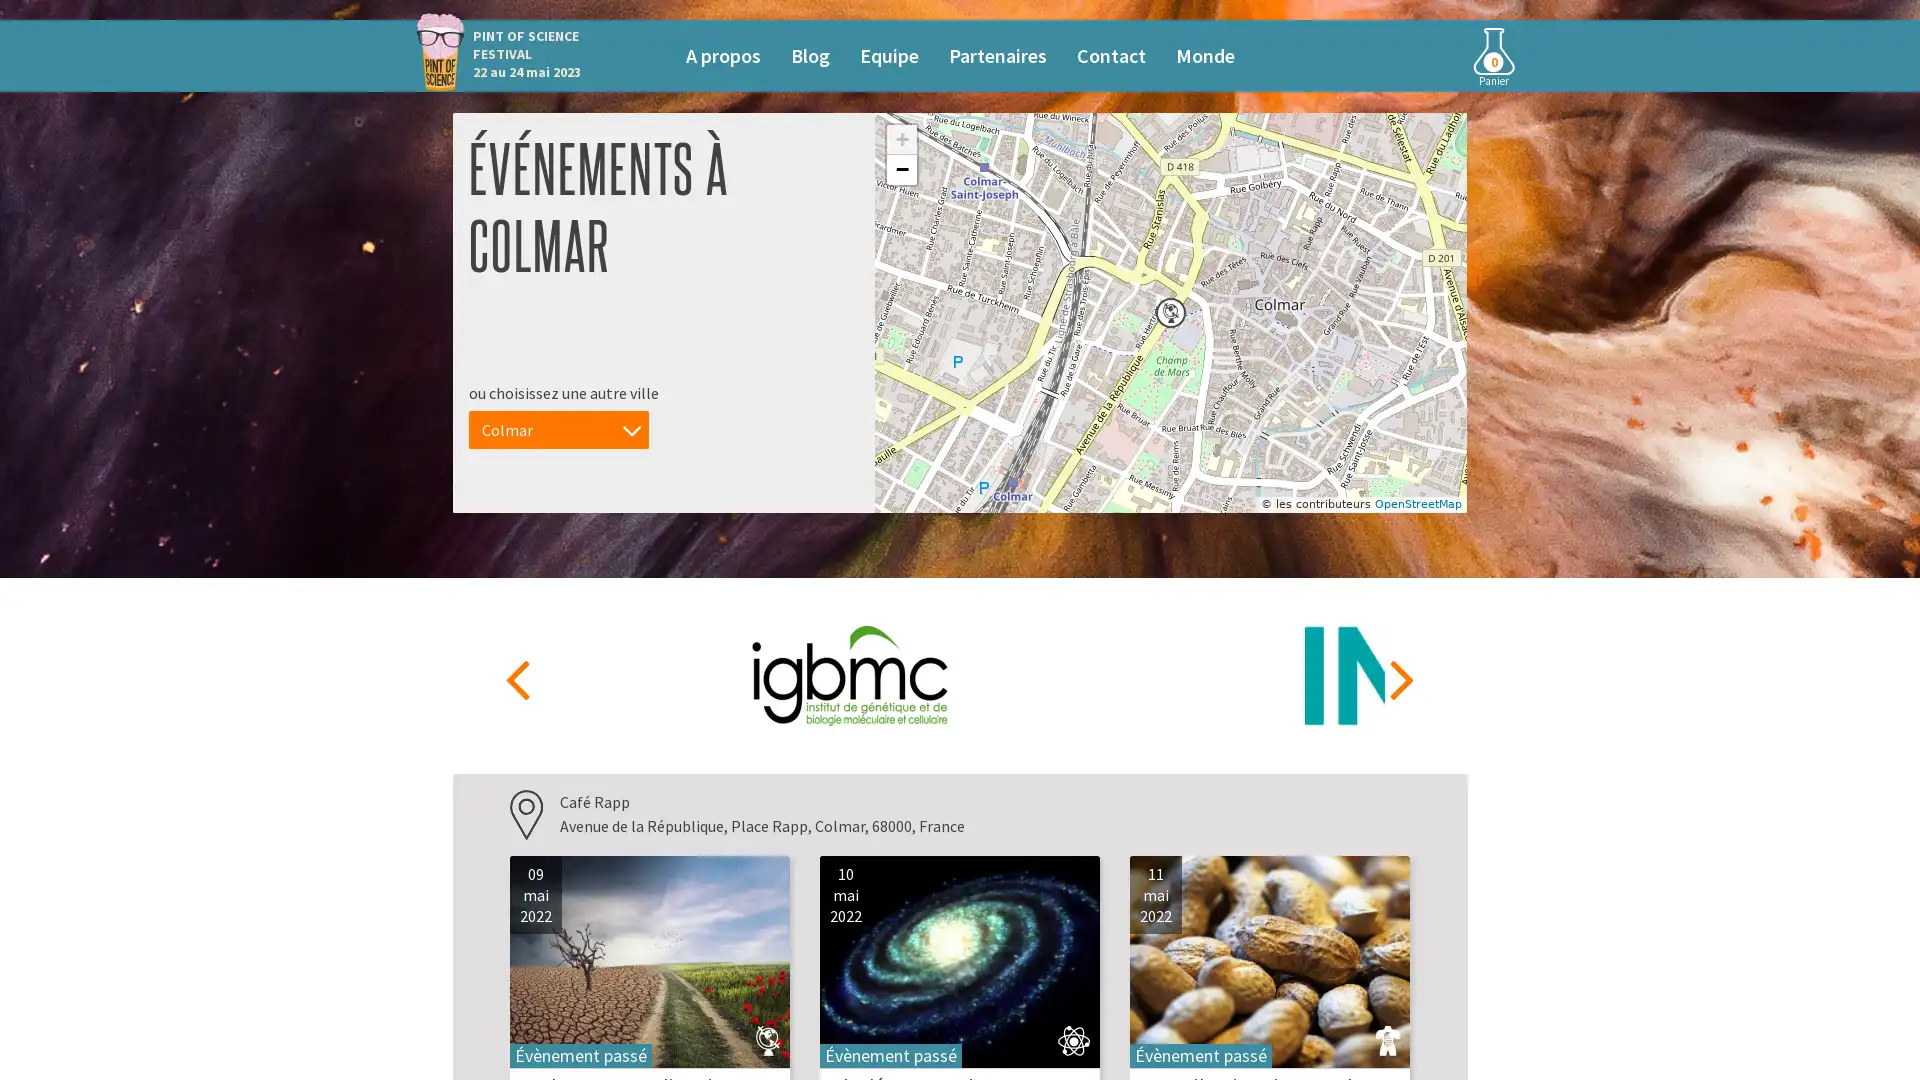 The width and height of the screenshot is (1920, 1080). What do you see at coordinates (901, 138) in the screenshot?
I see `Zoom in` at bounding box center [901, 138].